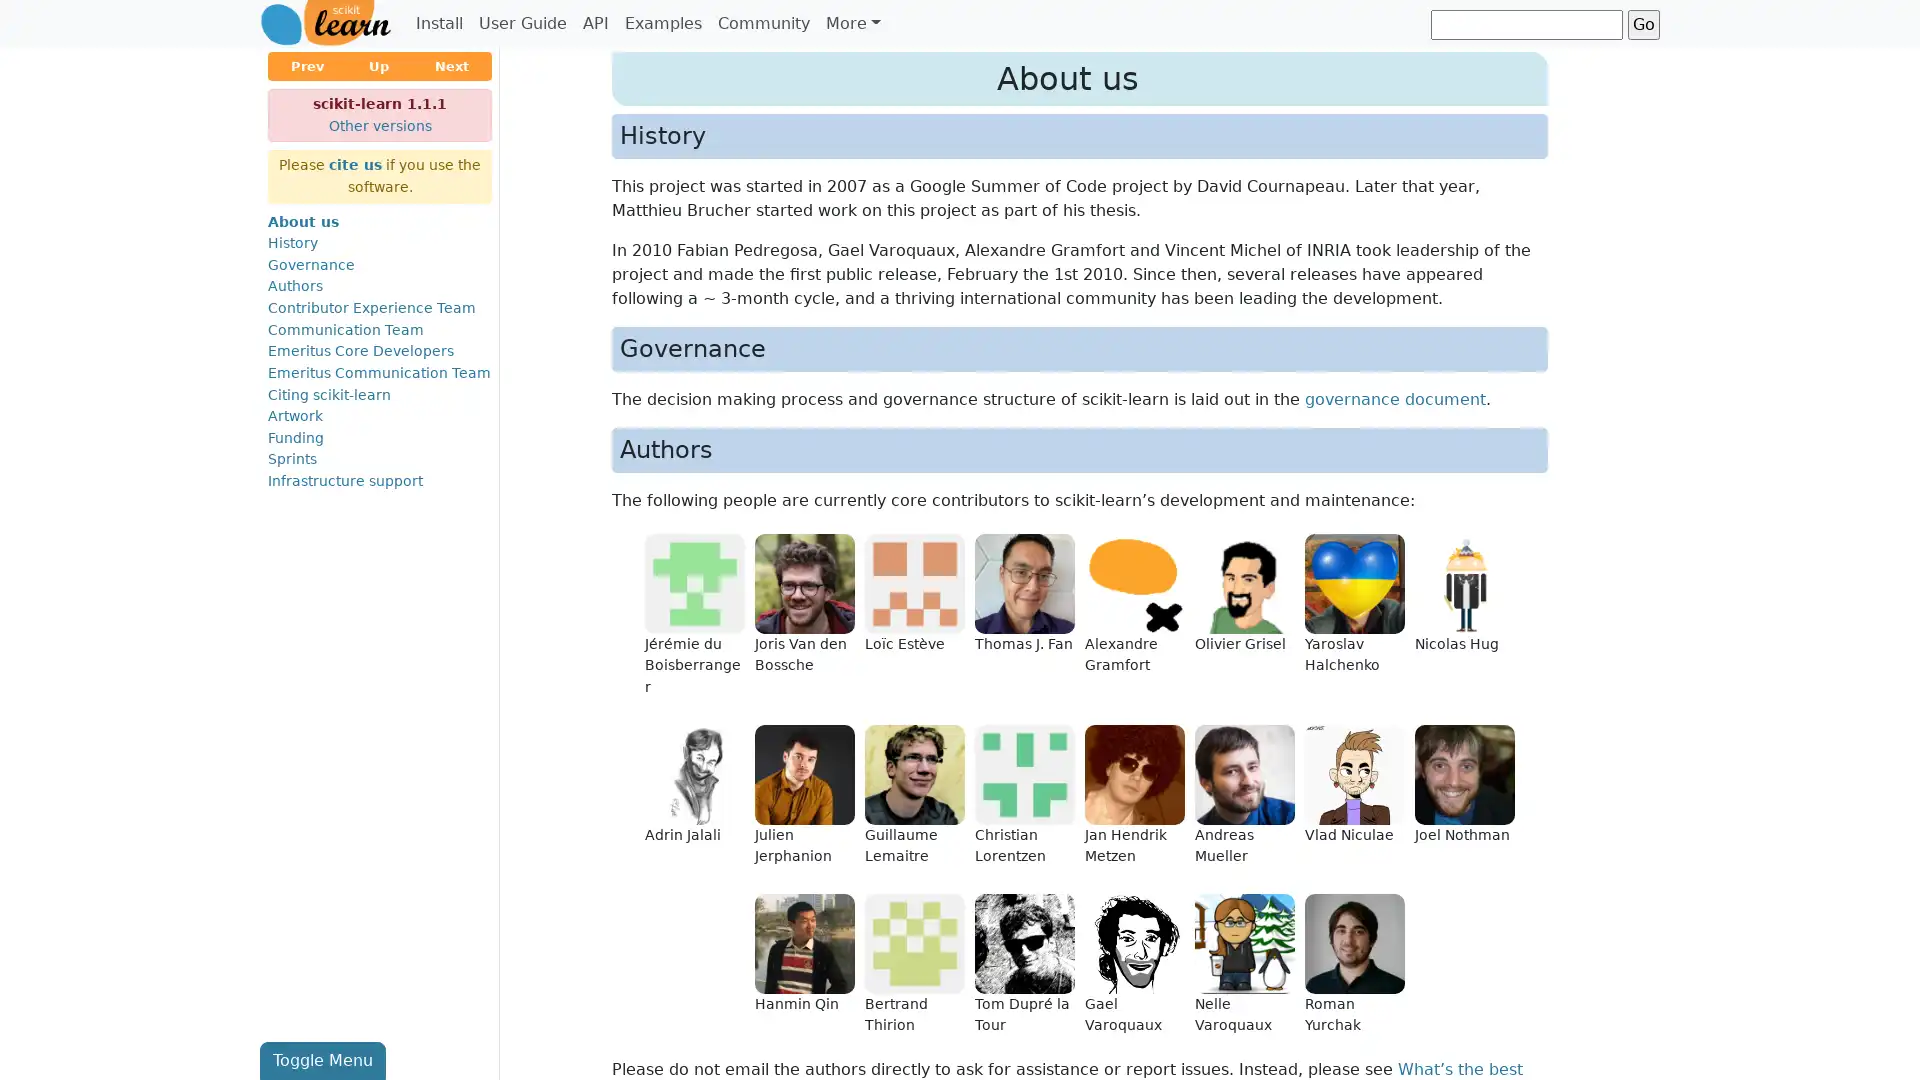 The width and height of the screenshot is (1920, 1080). What do you see at coordinates (1643, 23) in the screenshot?
I see `Go` at bounding box center [1643, 23].